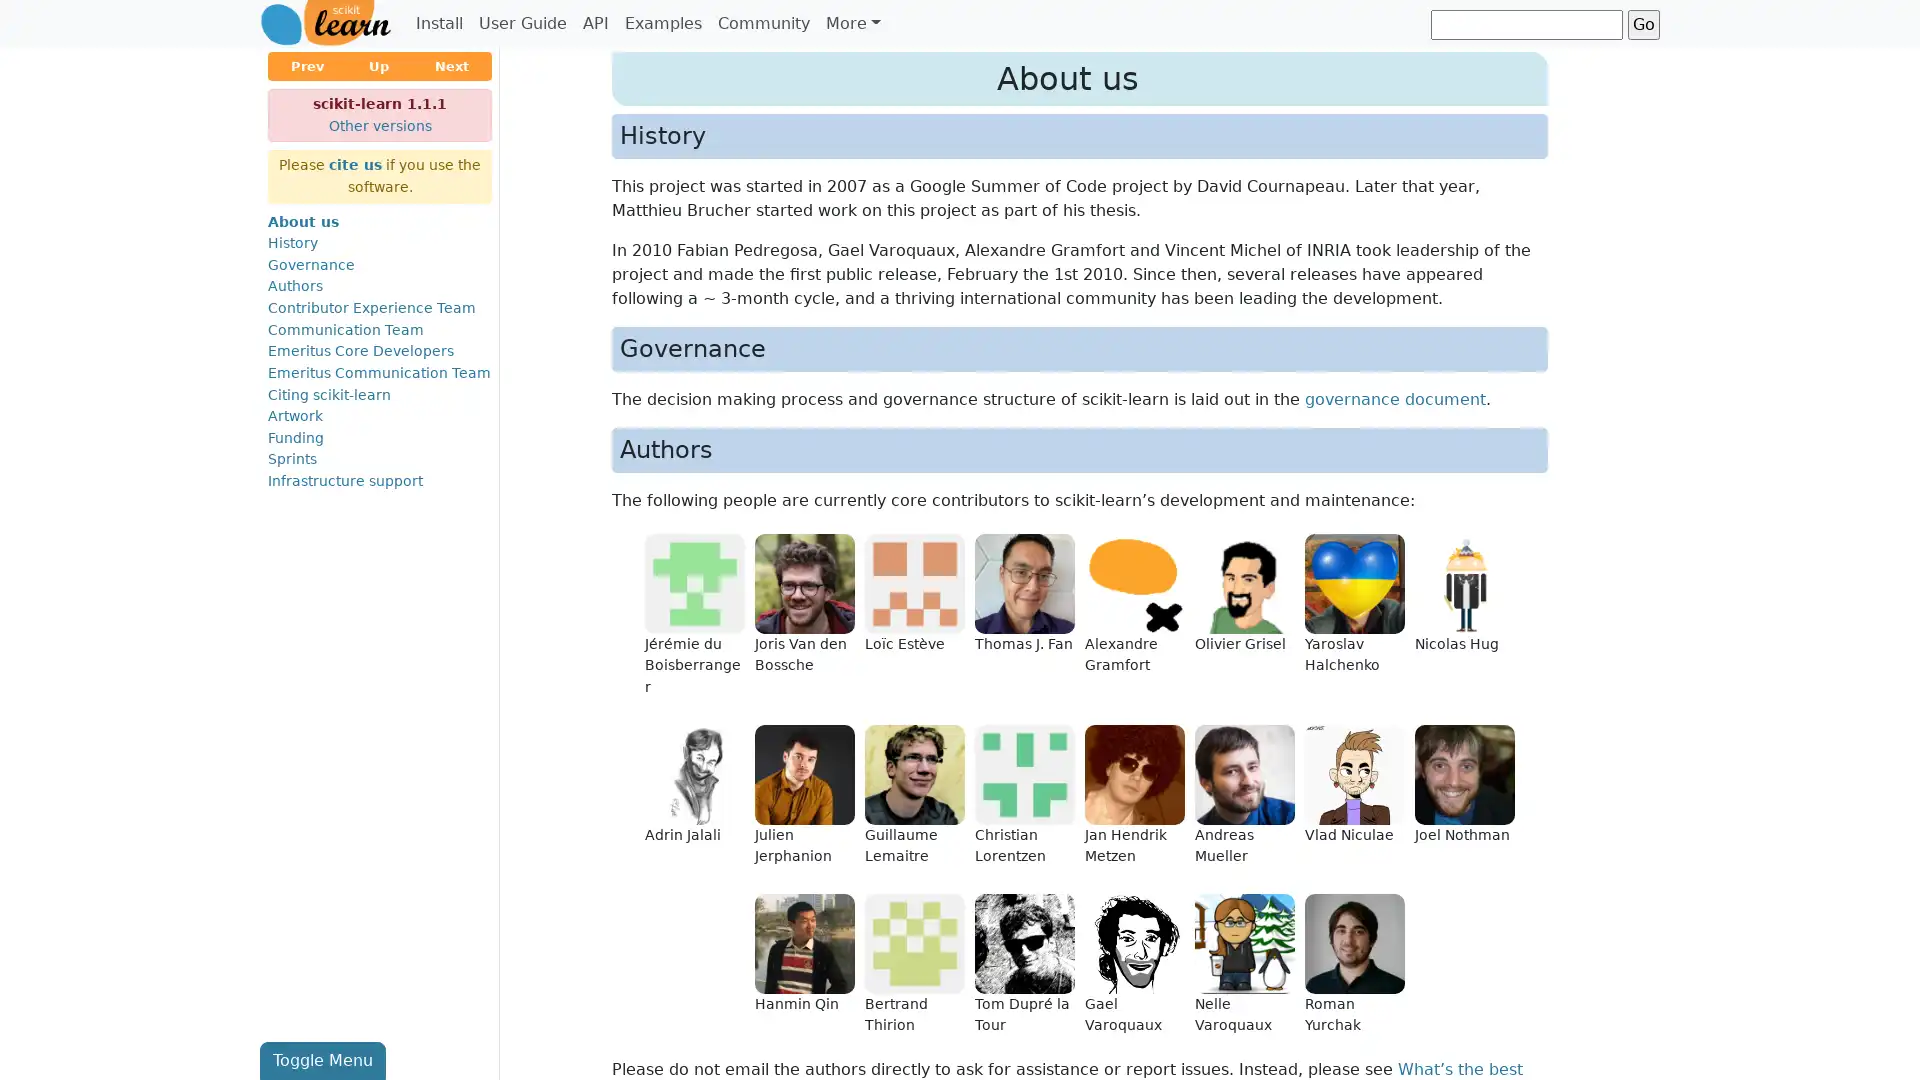 The width and height of the screenshot is (1920, 1080). What do you see at coordinates (1643, 23) in the screenshot?
I see `Go` at bounding box center [1643, 23].